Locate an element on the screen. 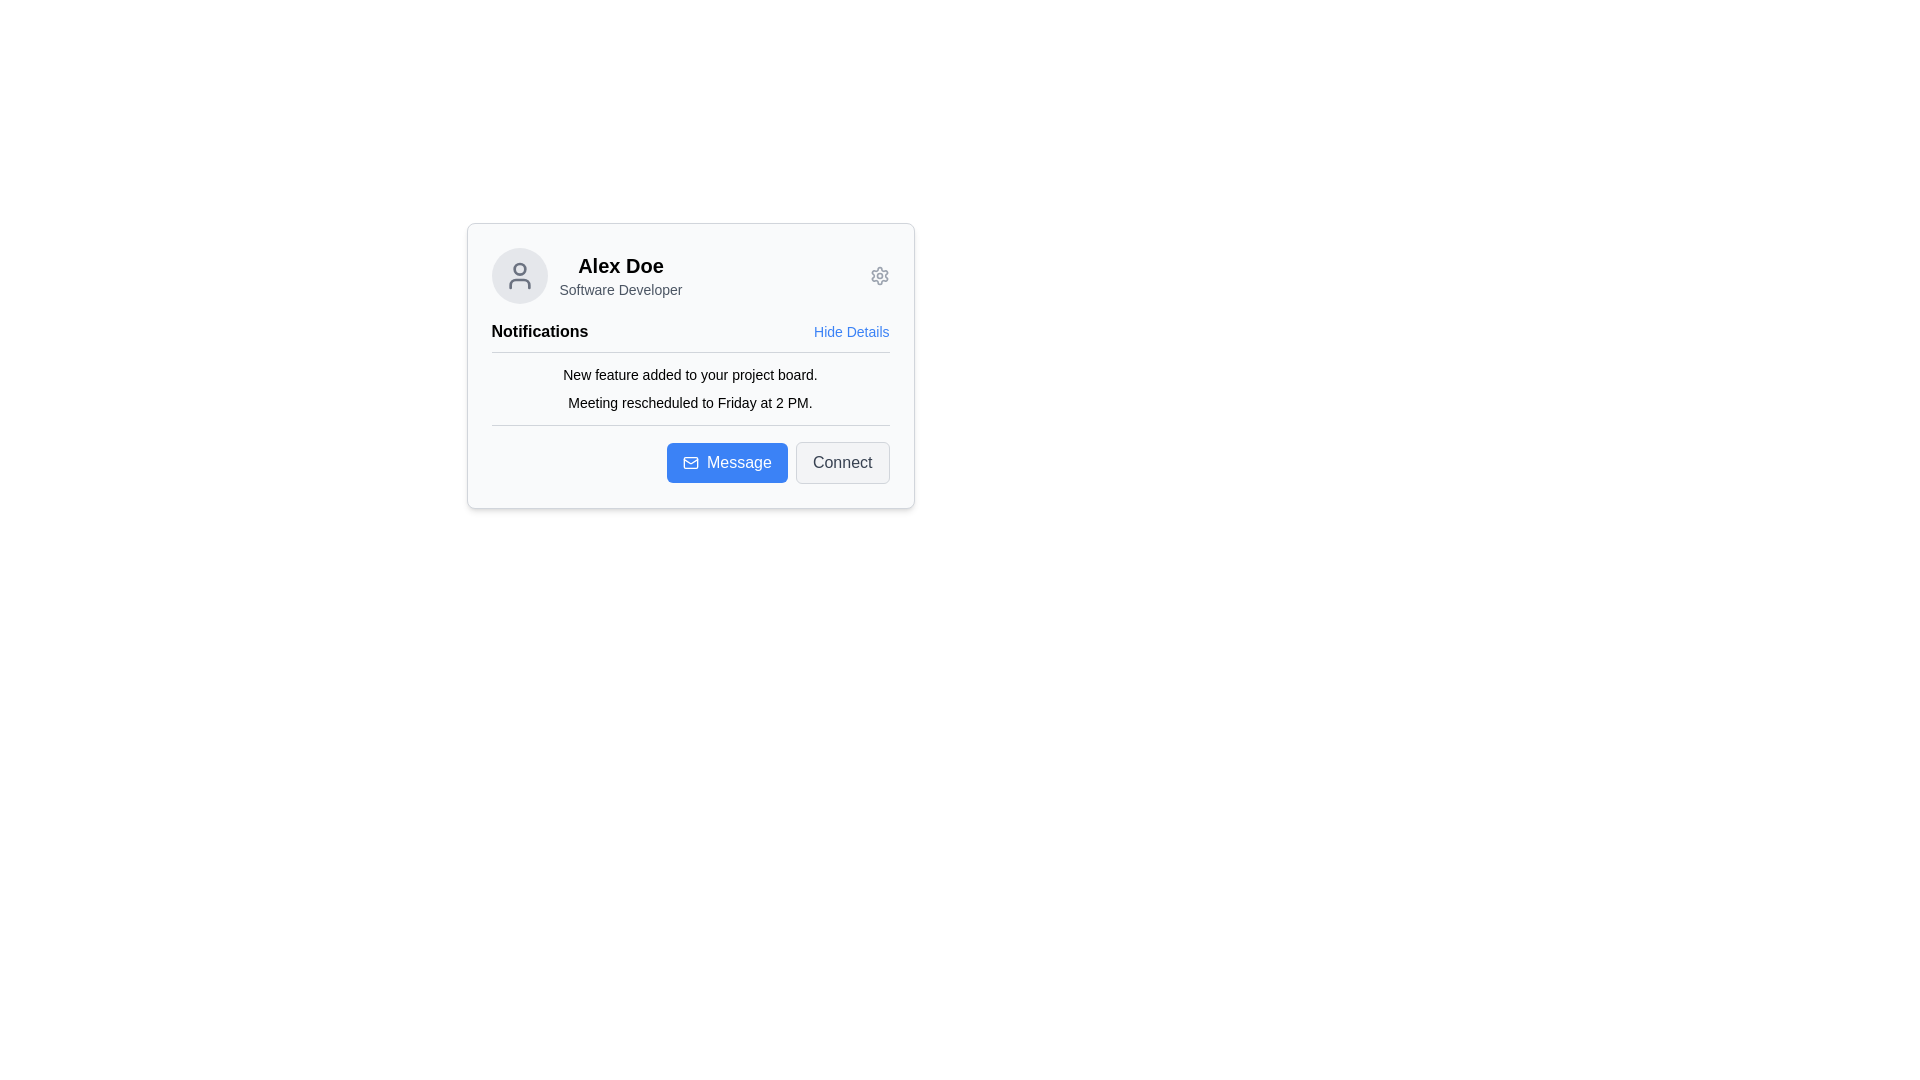  the gear-shaped icon in the top-right corner of the user card interface is located at coordinates (879, 276).